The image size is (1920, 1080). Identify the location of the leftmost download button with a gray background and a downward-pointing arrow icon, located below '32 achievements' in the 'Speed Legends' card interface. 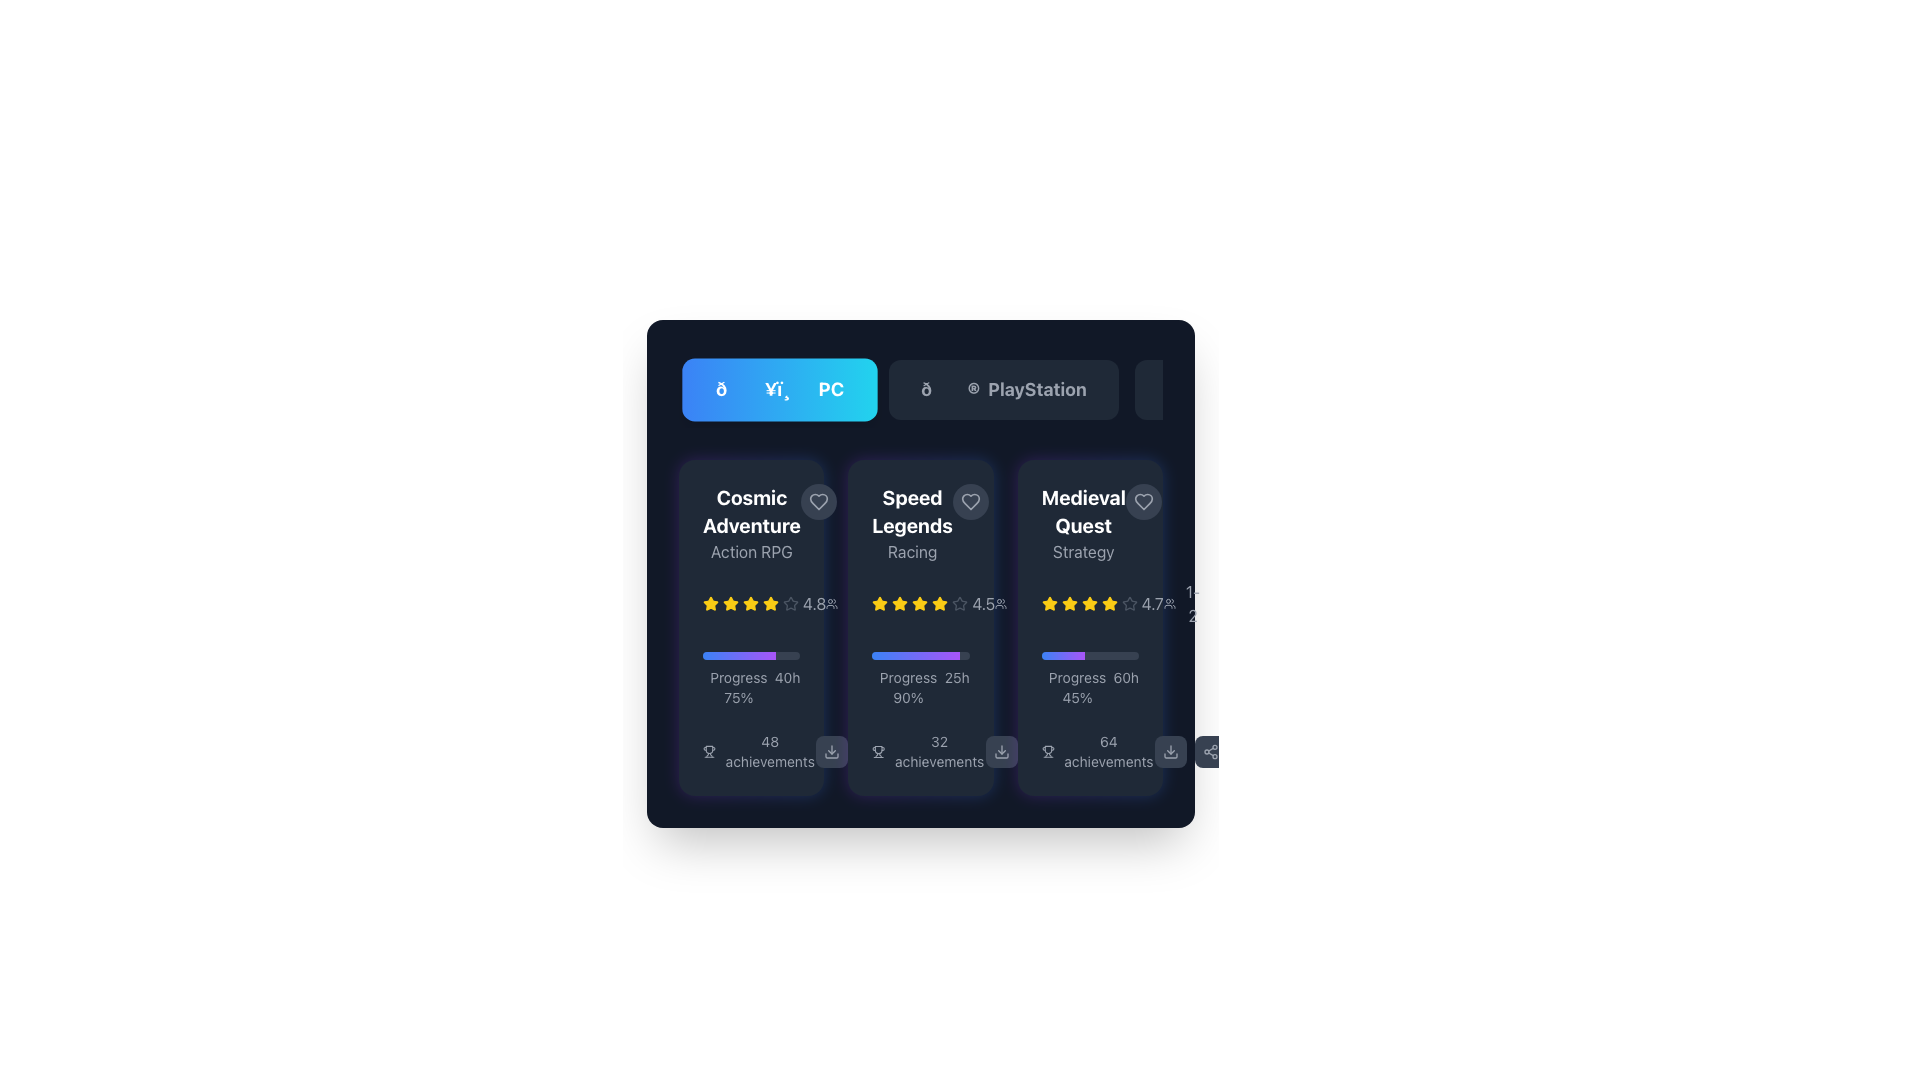
(852, 752).